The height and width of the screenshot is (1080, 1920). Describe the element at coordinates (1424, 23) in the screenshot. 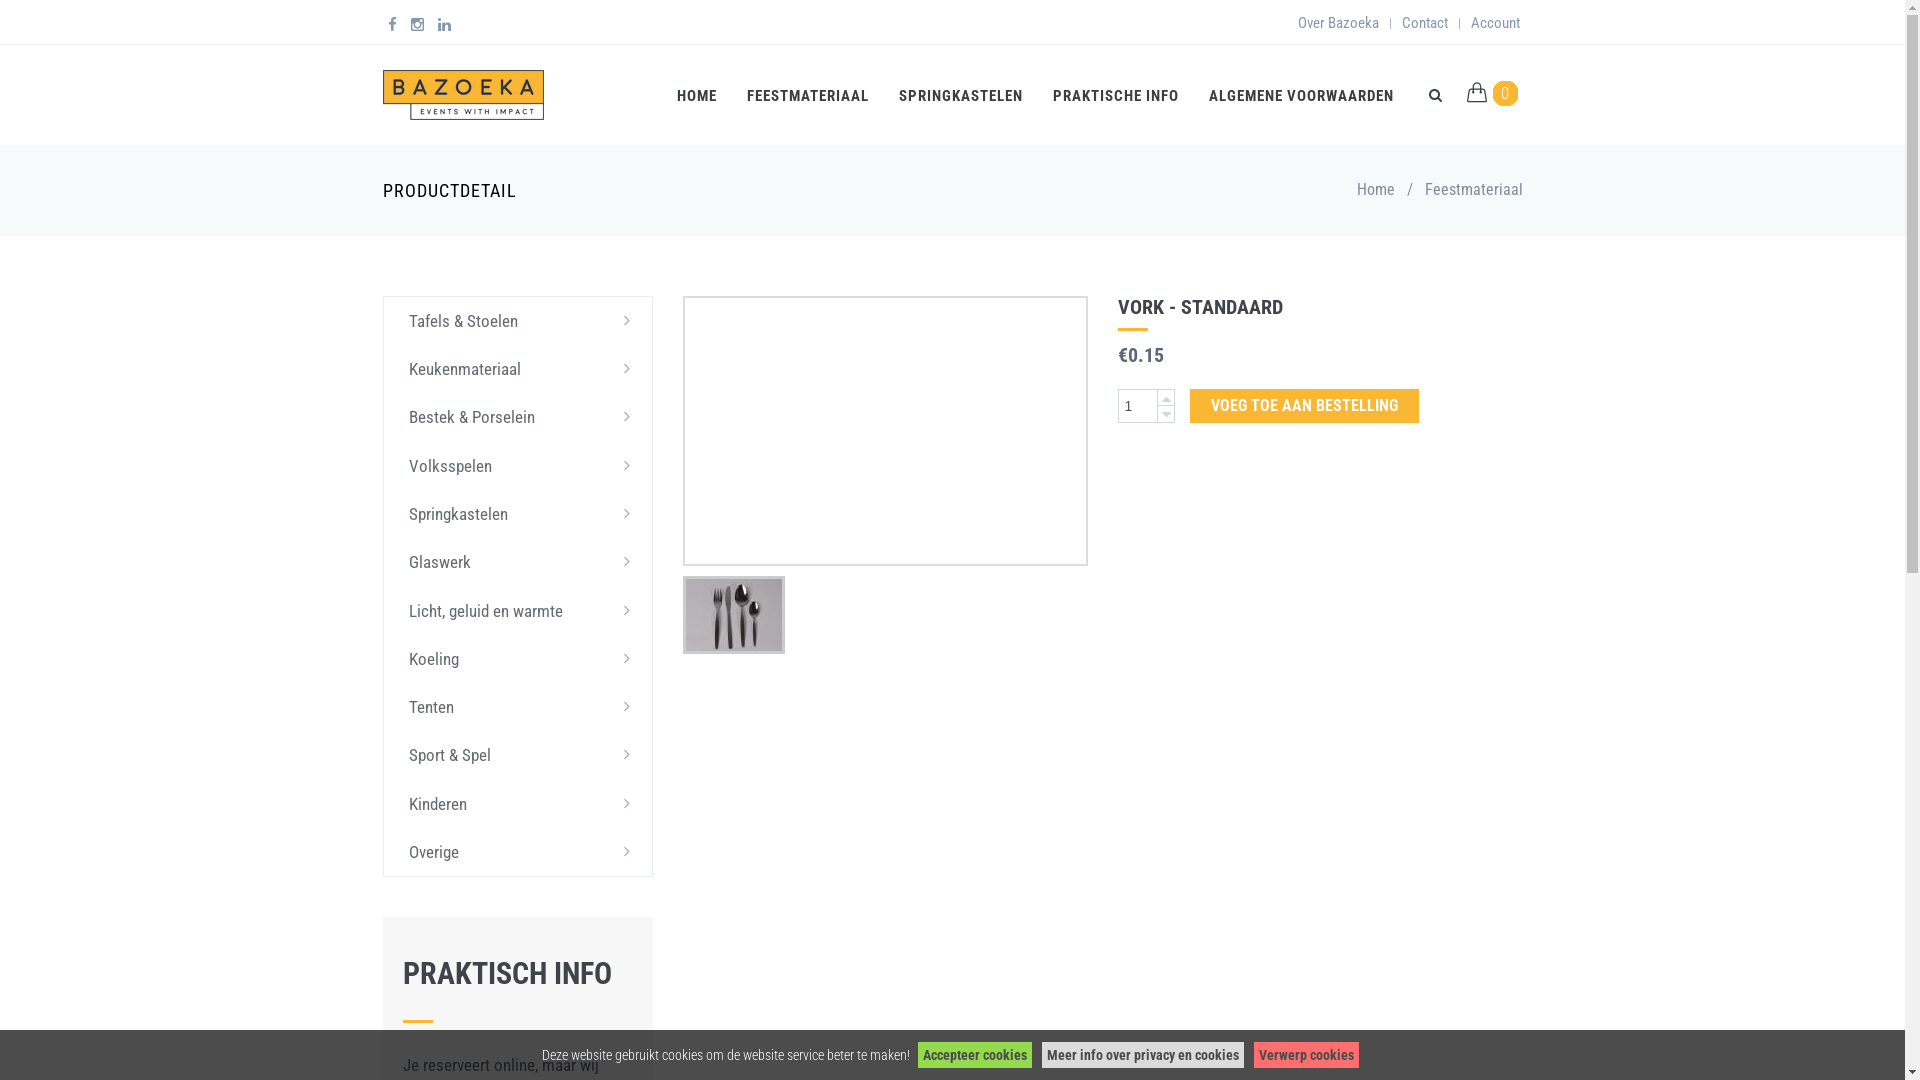

I see `'Contact'` at that location.